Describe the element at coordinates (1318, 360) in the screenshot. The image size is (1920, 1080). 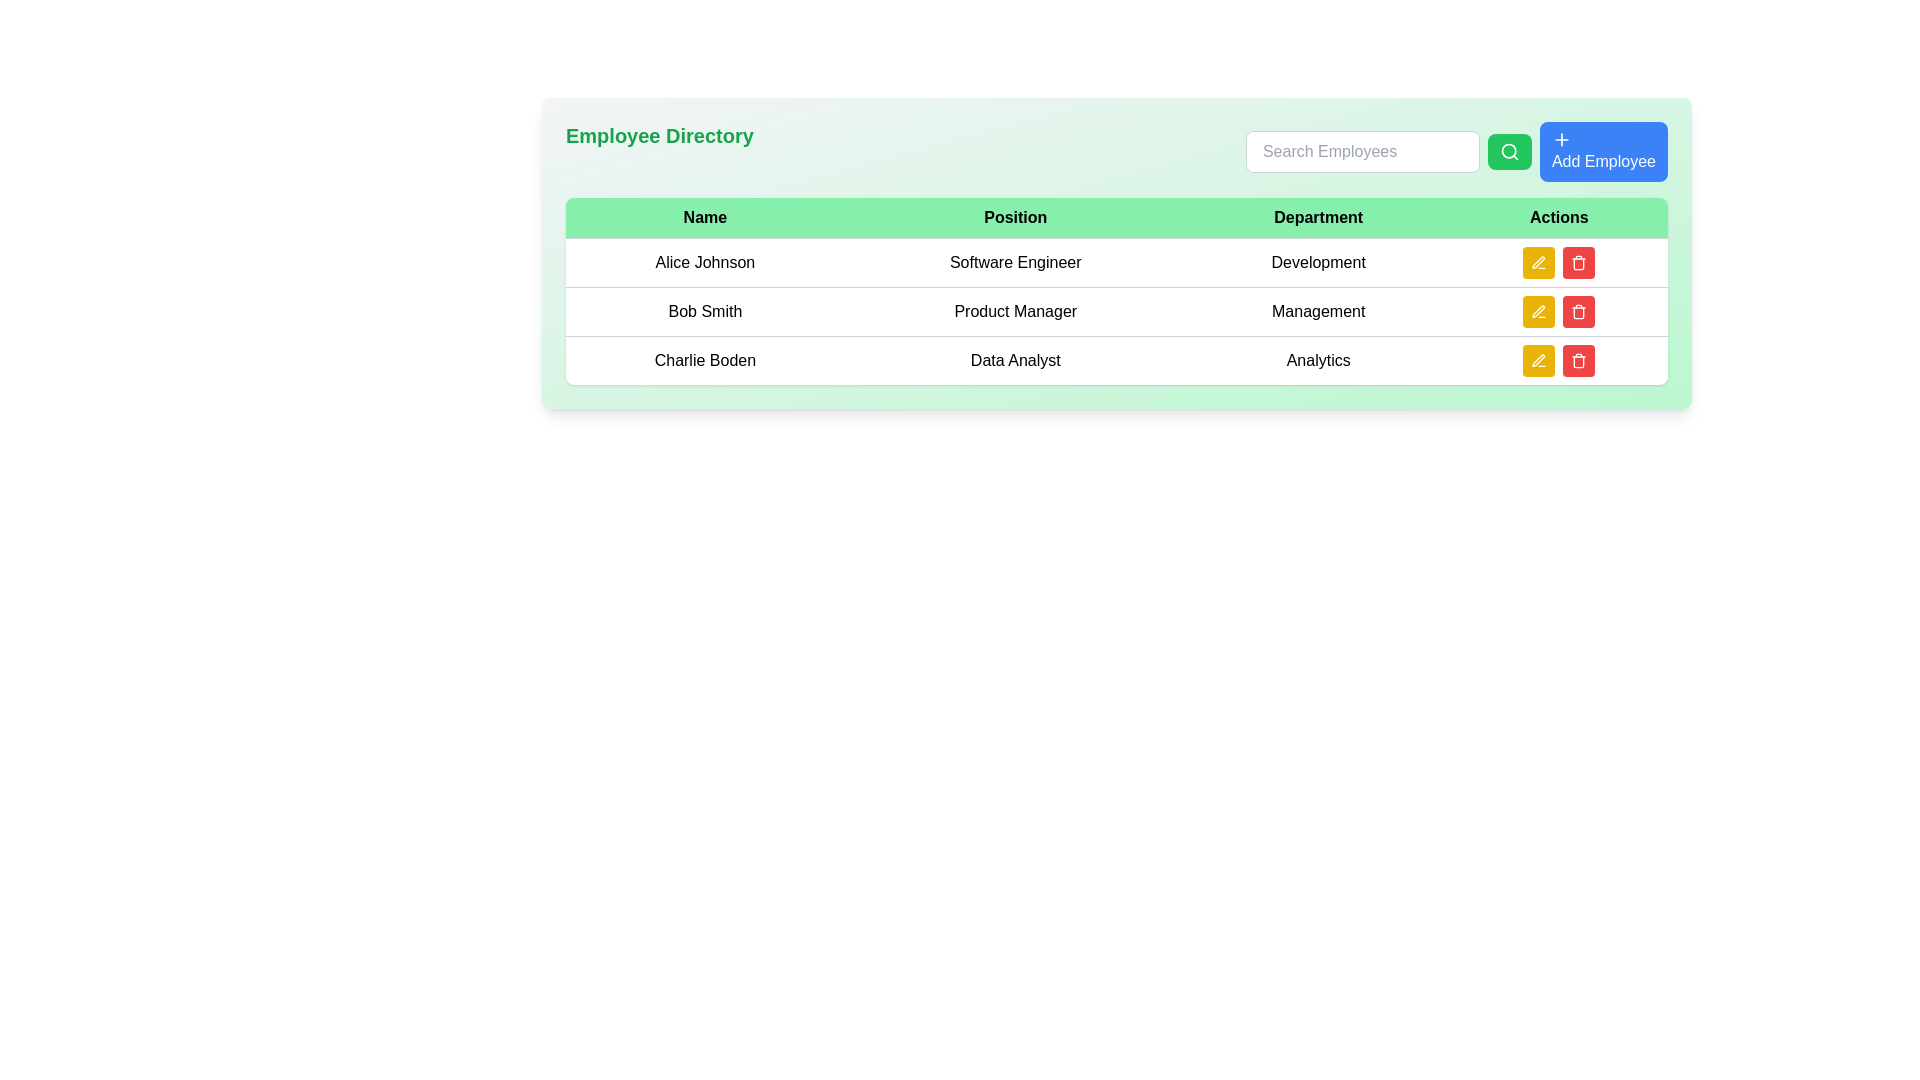
I see `the text label that displays 'Analytics' located in the 'Department' column for 'Charlie Boden' and 'Data Analyst'` at that location.